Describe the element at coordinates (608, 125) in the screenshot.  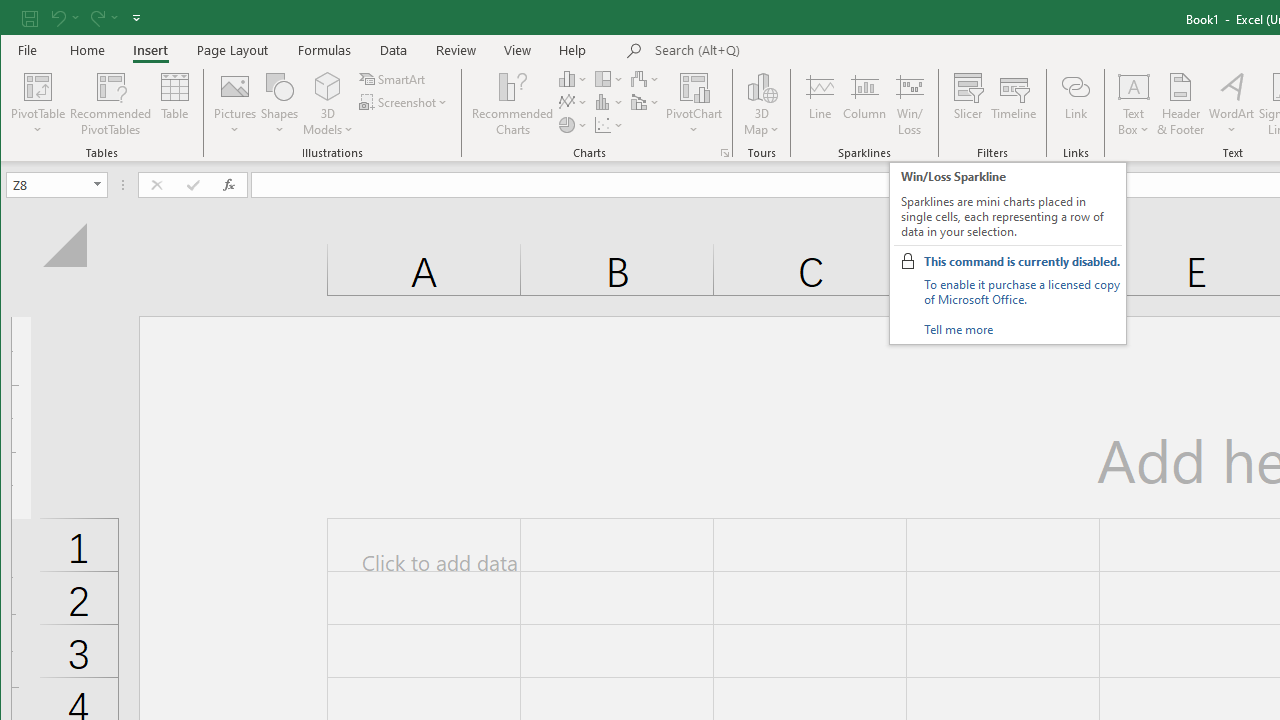
I see `'Insert Scatter (X, Y) or Bubble Chart'` at that location.